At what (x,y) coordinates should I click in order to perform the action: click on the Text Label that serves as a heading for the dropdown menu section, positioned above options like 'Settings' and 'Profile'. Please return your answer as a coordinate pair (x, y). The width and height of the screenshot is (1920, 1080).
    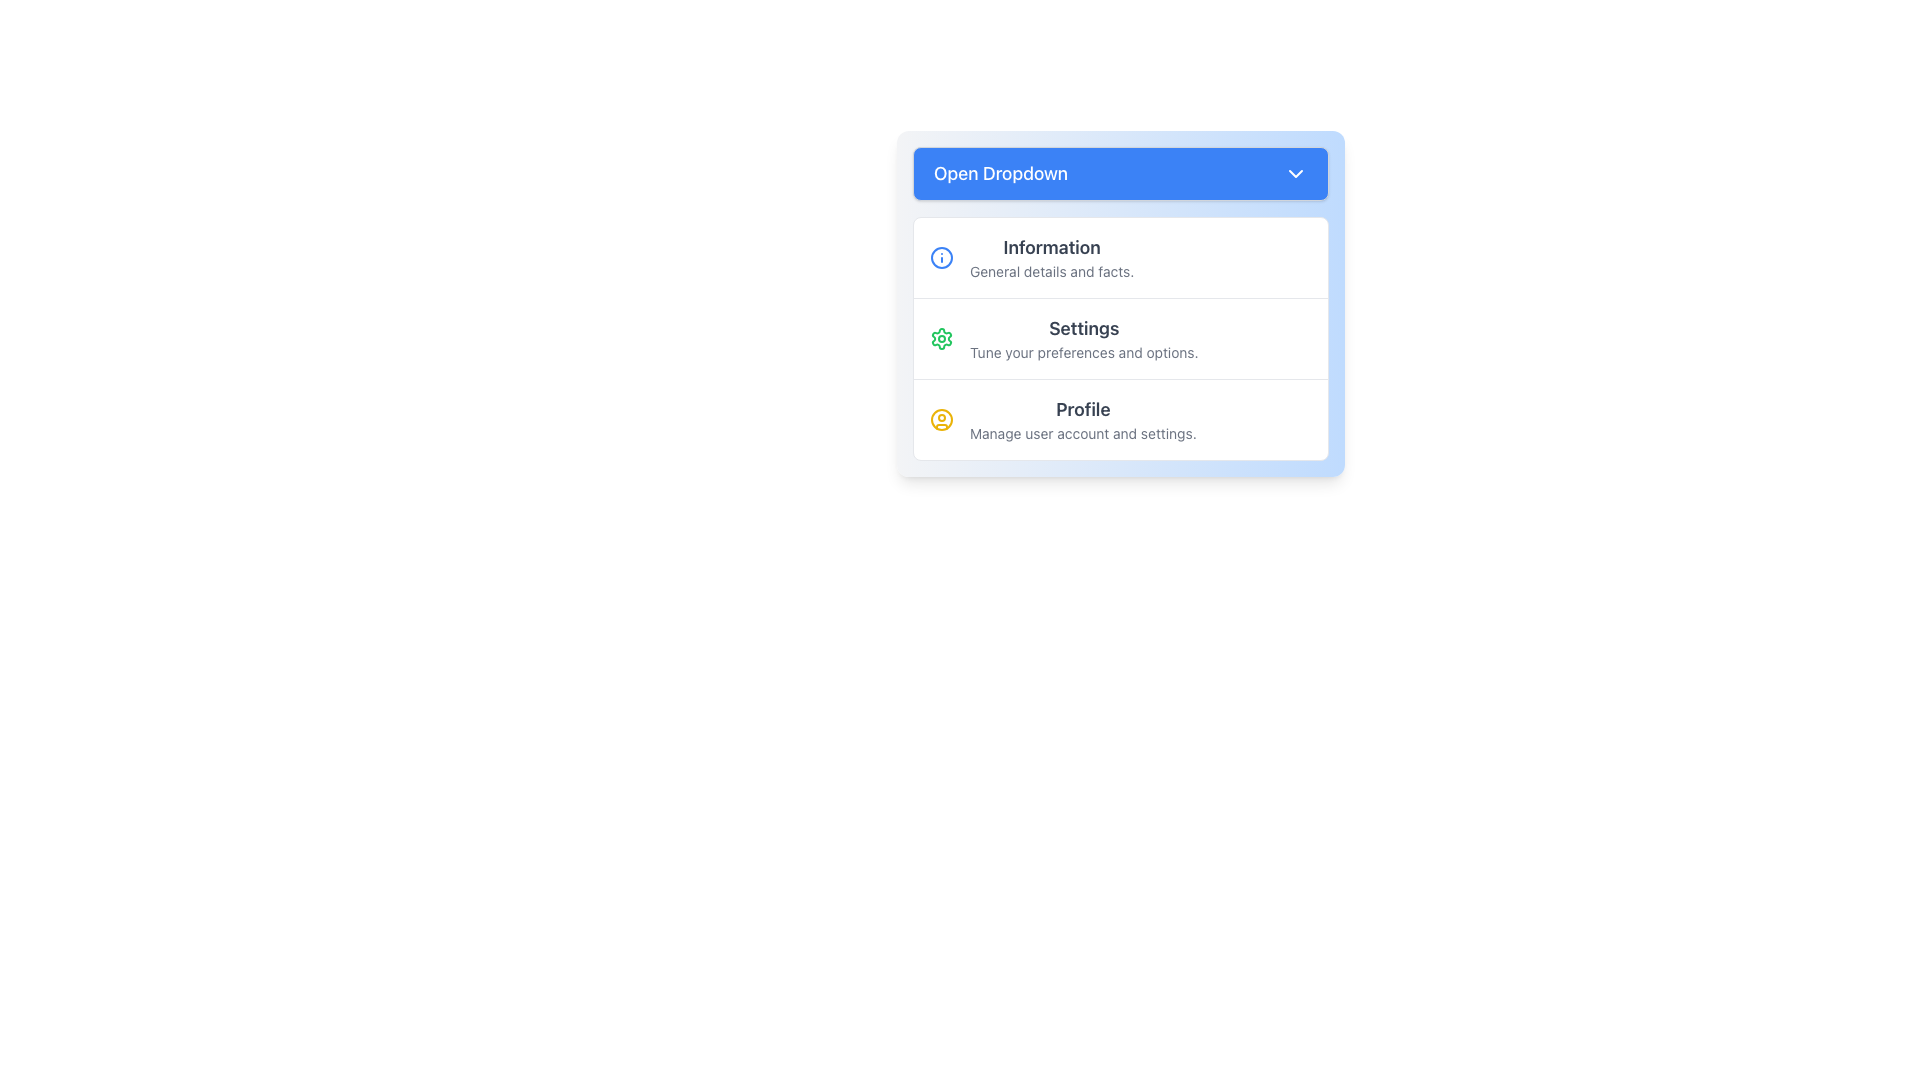
    Looking at the image, I should click on (1051, 246).